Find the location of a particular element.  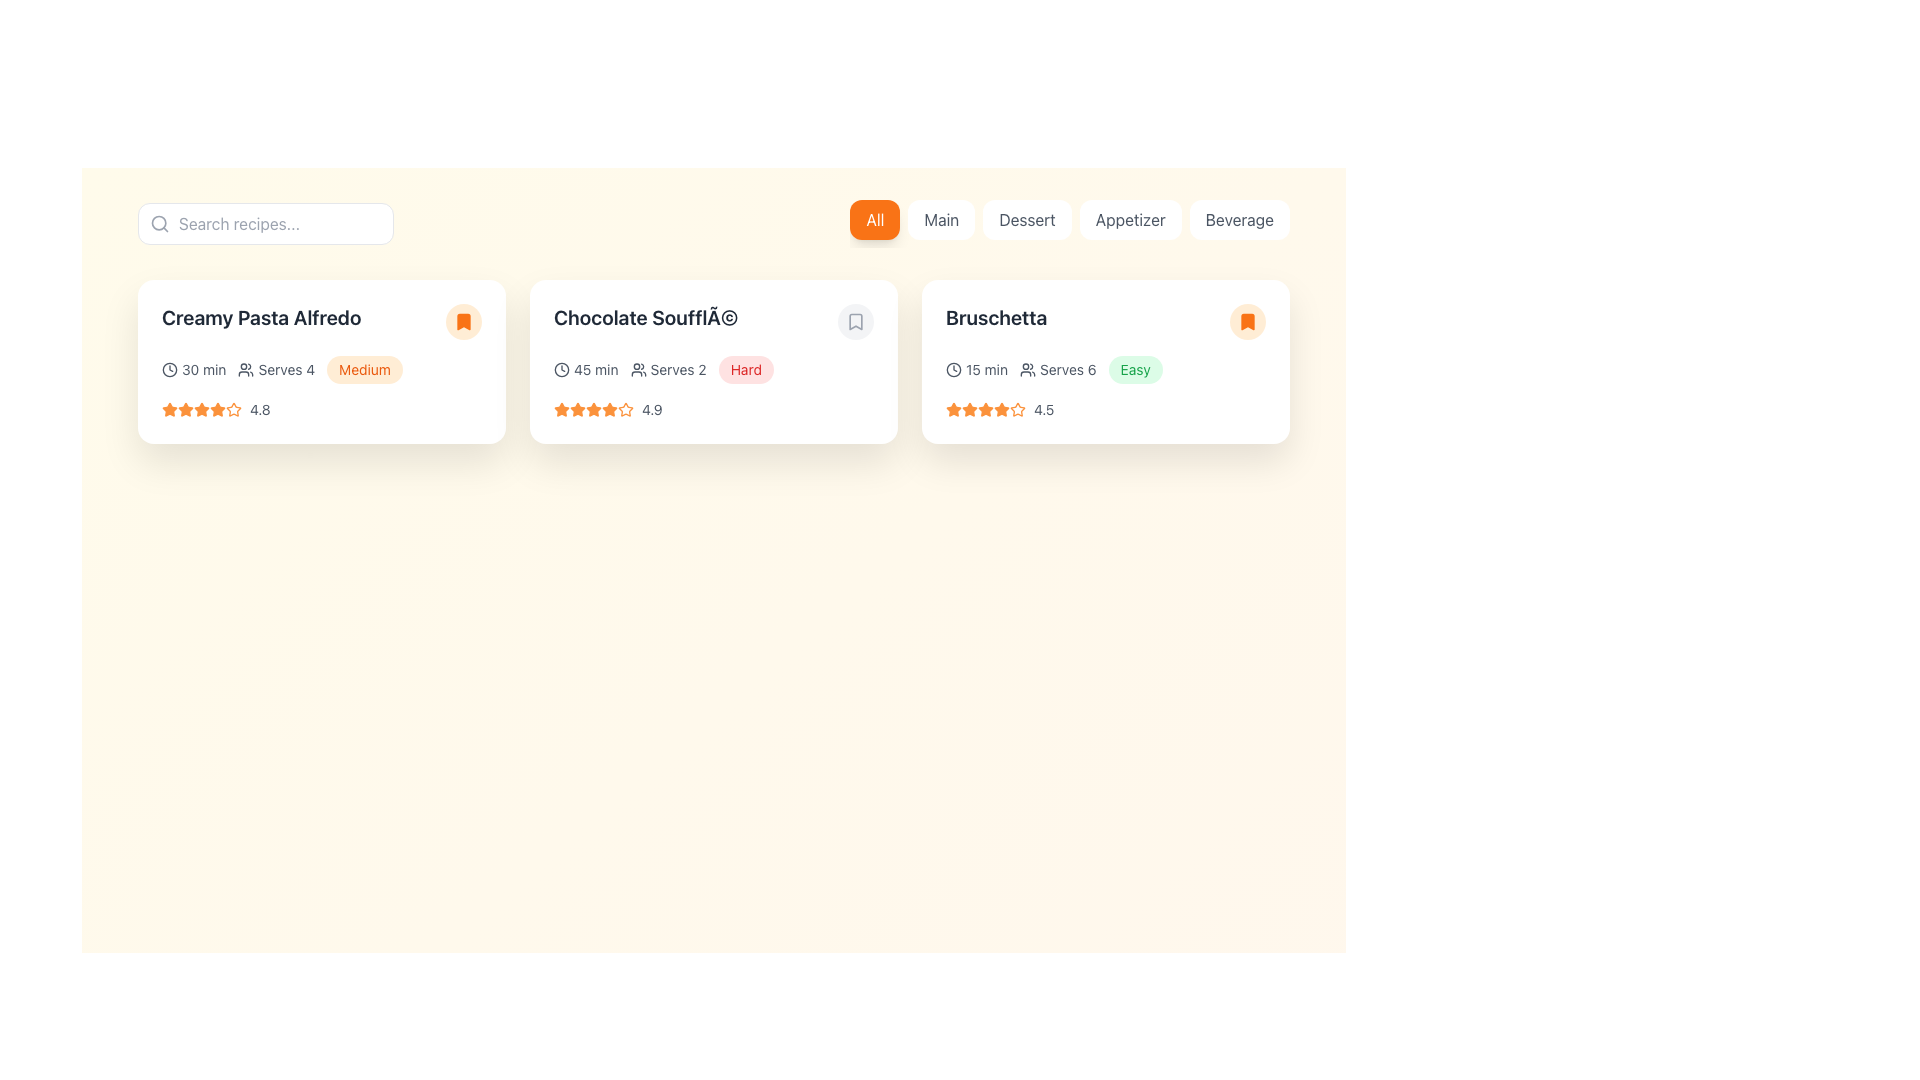

the static text displaying 'Serves 6' next to the user icon in the center-right section of the 'Bruschetta' card is located at coordinates (1057, 370).